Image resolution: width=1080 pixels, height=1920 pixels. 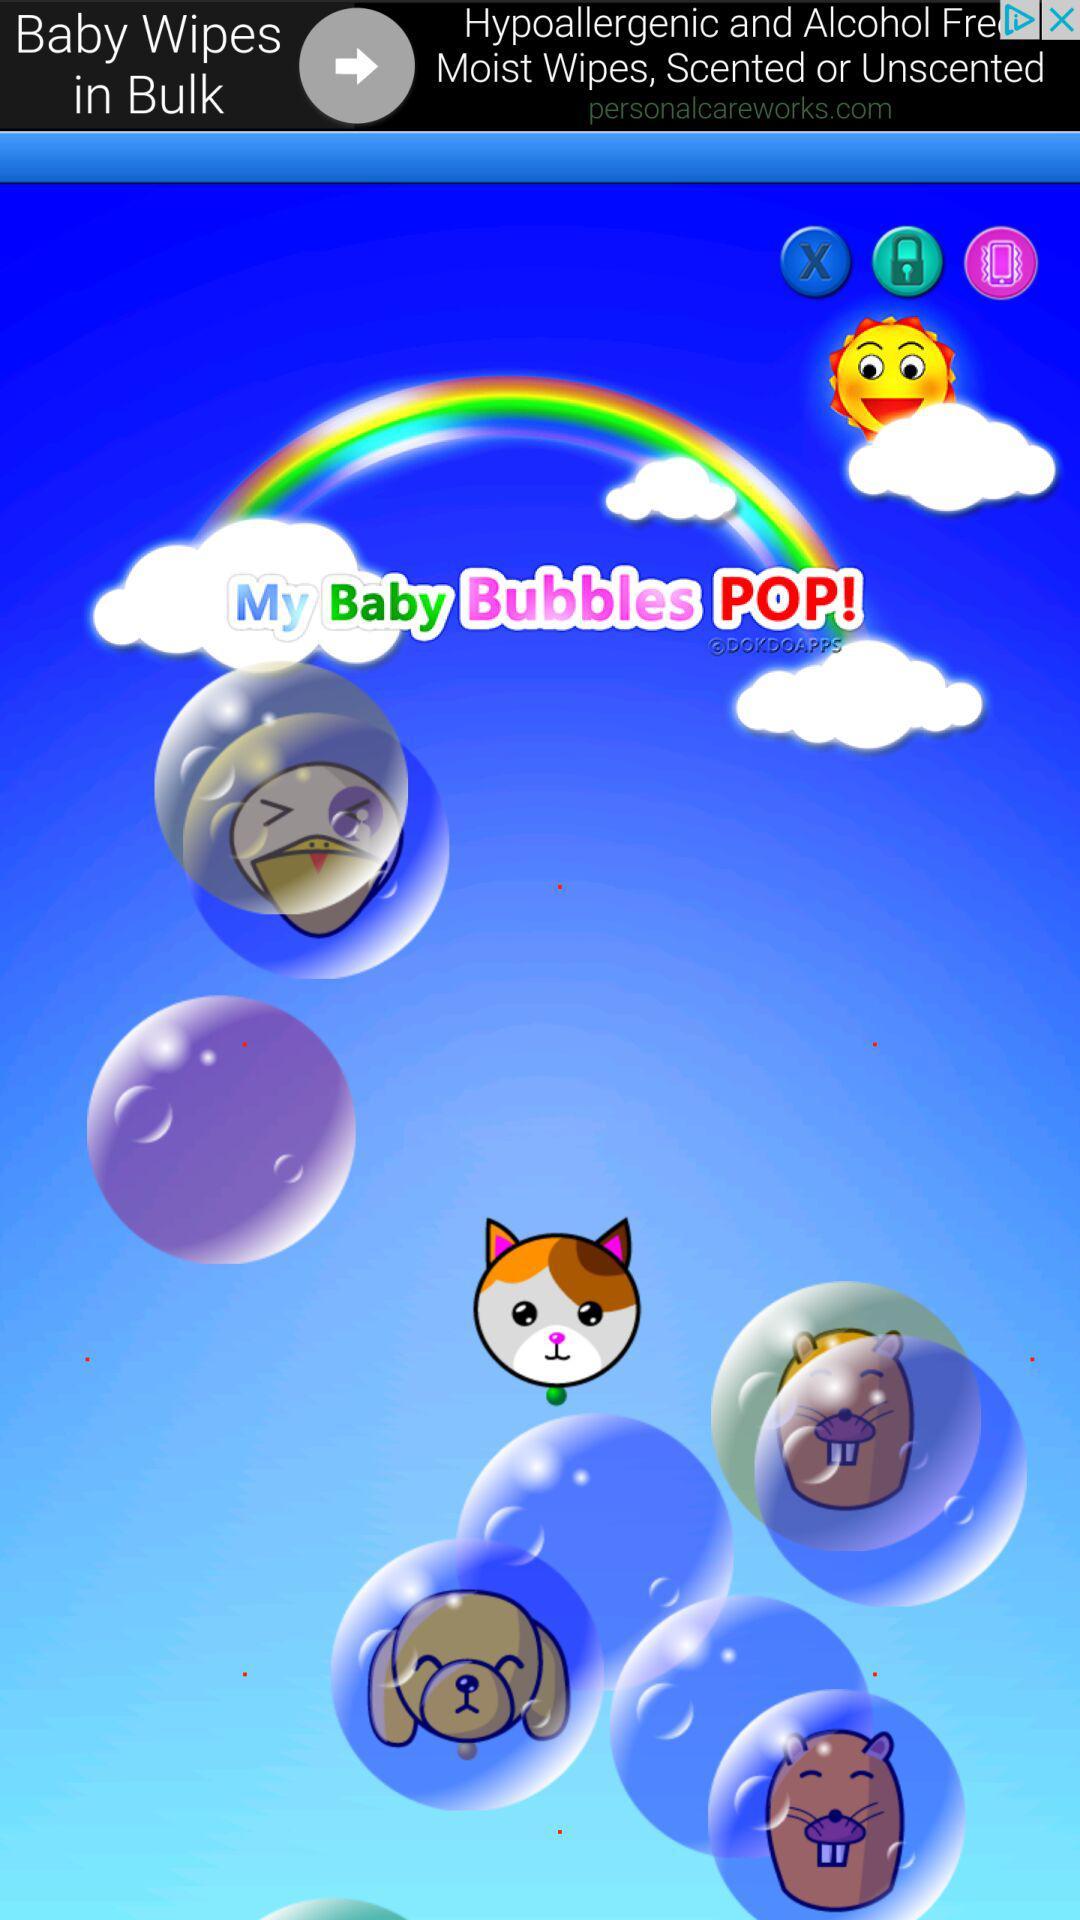 What do you see at coordinates (816, 261) in the screenshot?
I see `the close icon` at bounding box center [816, 261].